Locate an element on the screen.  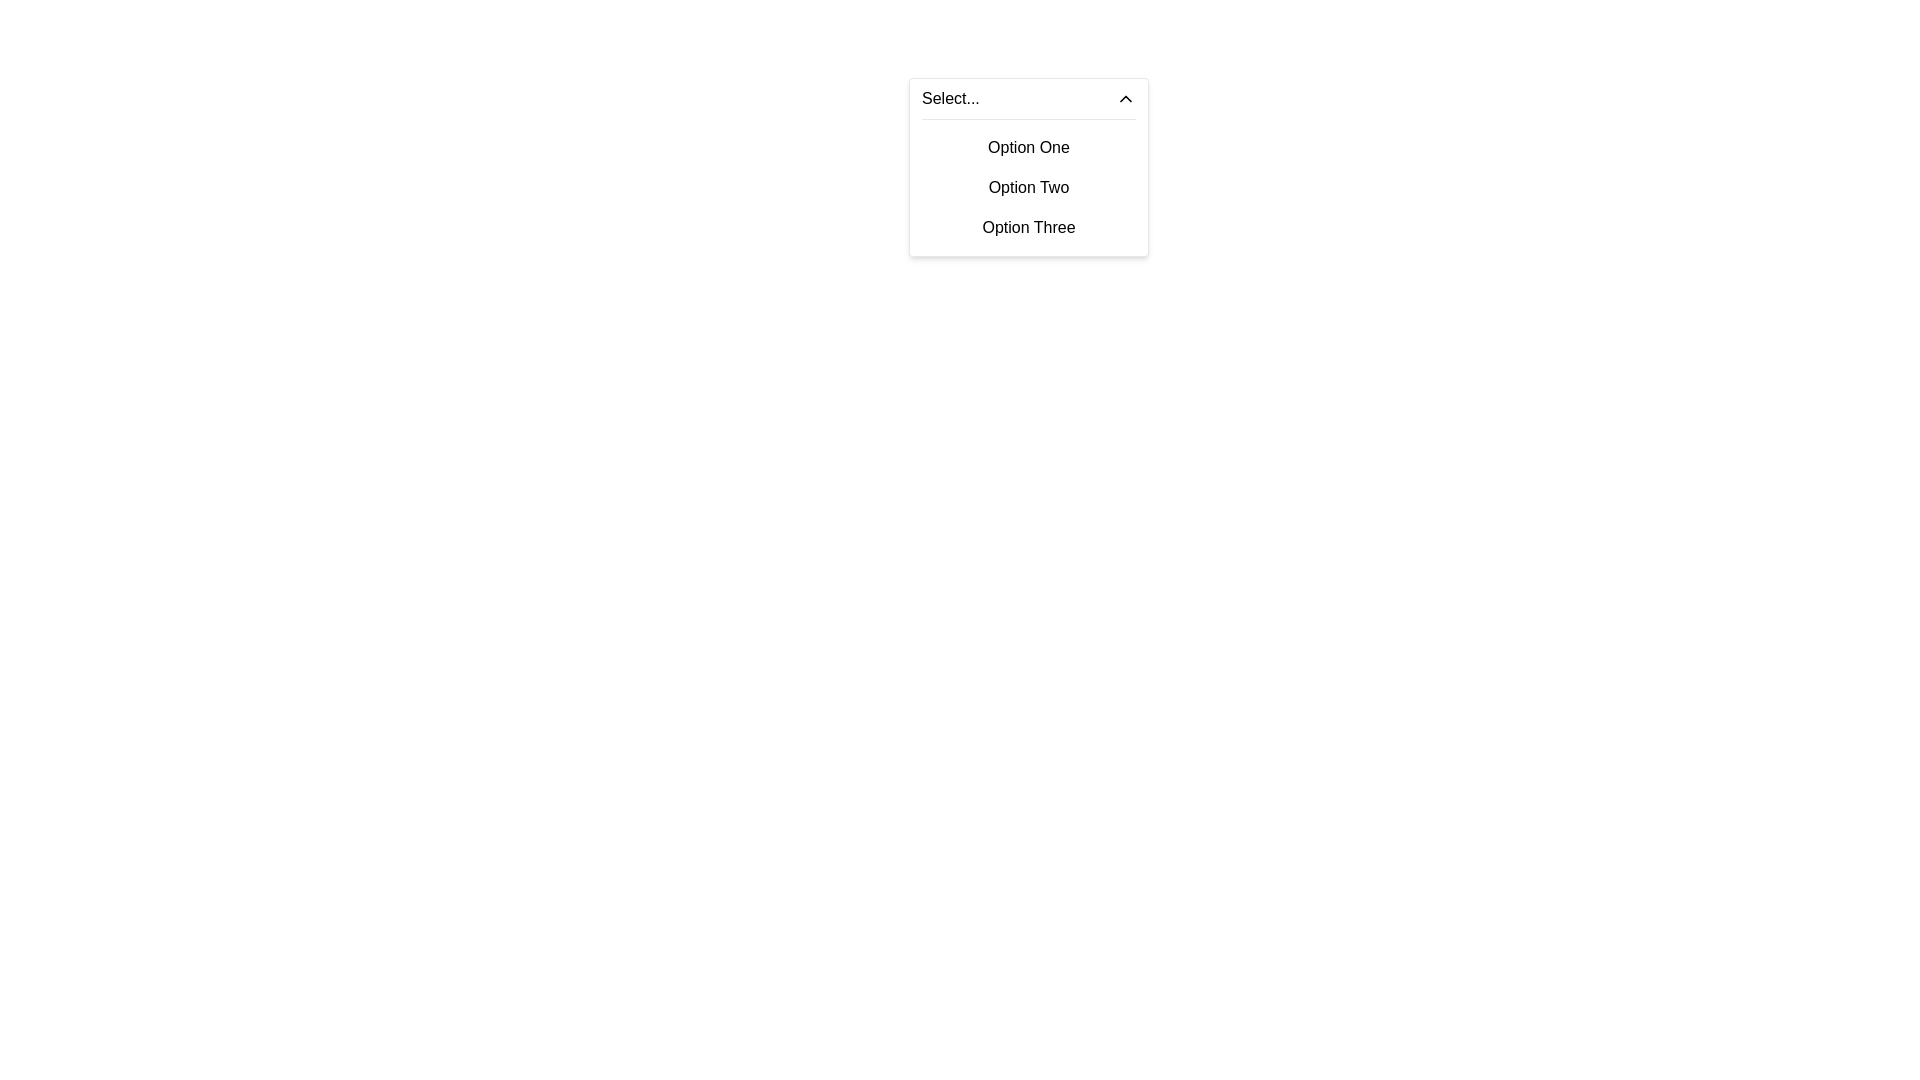
the dropdown menu option group located directly below the text 'Select...' is located at coordinates (1028, 183).